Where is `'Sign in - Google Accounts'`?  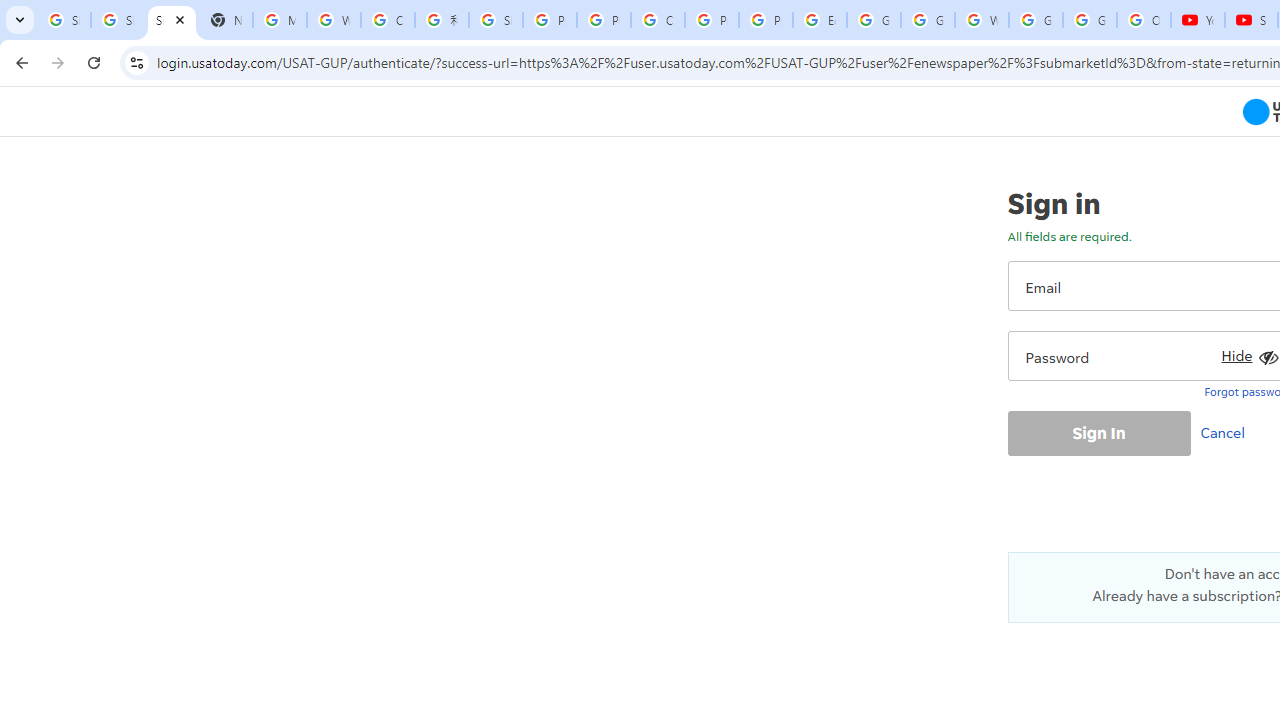 'Sign in - Google Accounts' is located at coordinates (116, 20).